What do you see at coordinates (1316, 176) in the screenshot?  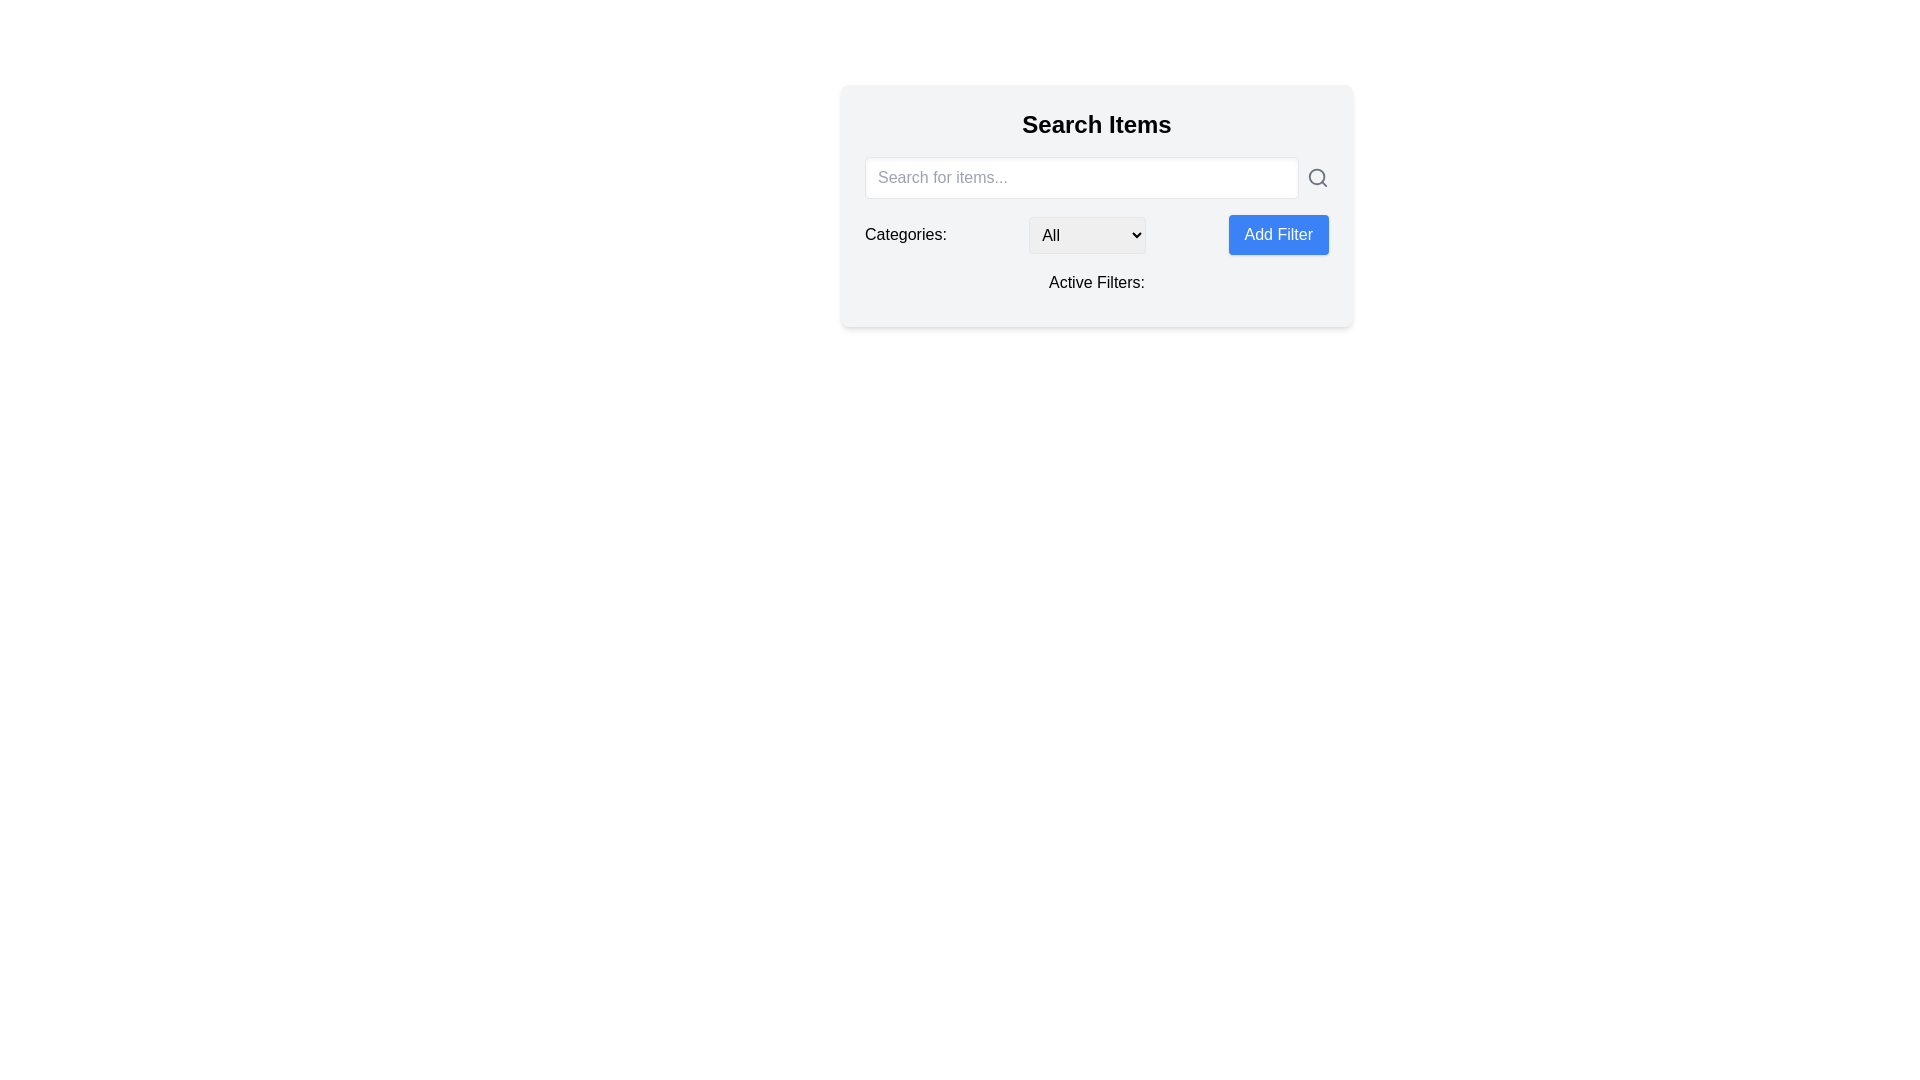 I see `the decorative circular shape that is part of the search icon located on the right-hand side of the search input field` at bounding box center [1316, 176].